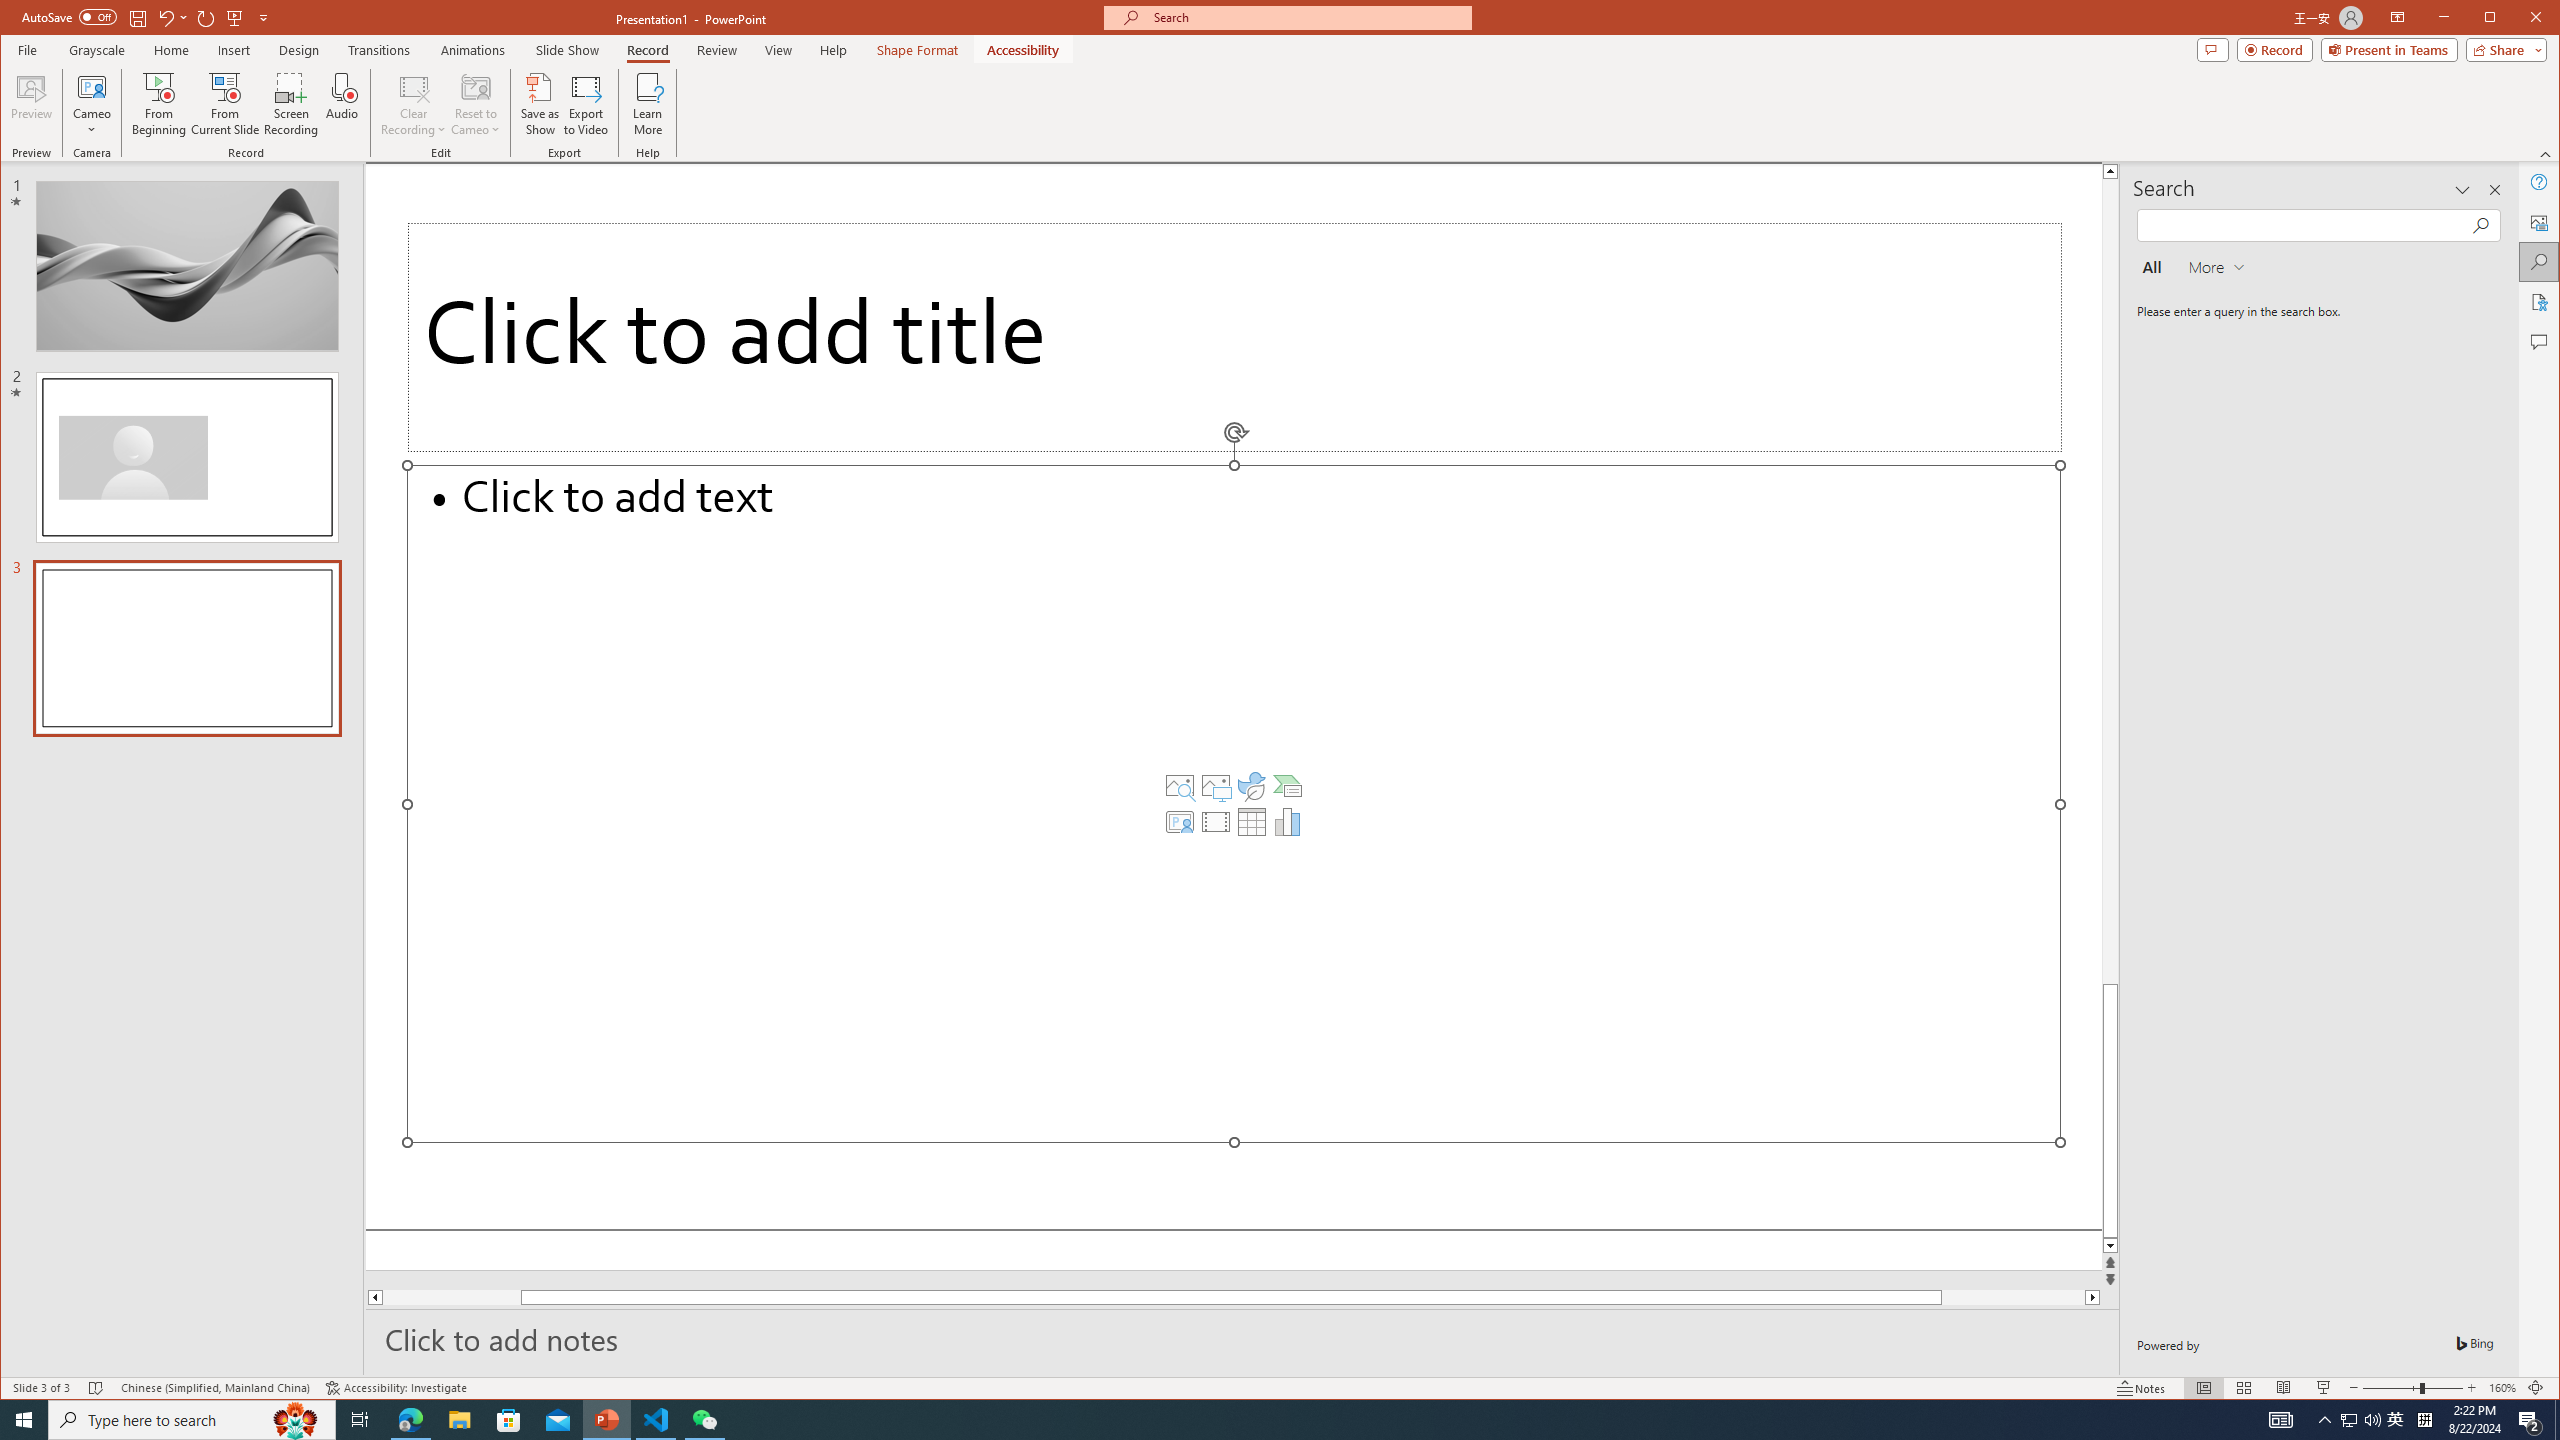 The height and width of the screenshot is (1440, 2560). I want to click on 'Reset to Cameo', so click(473, 103).